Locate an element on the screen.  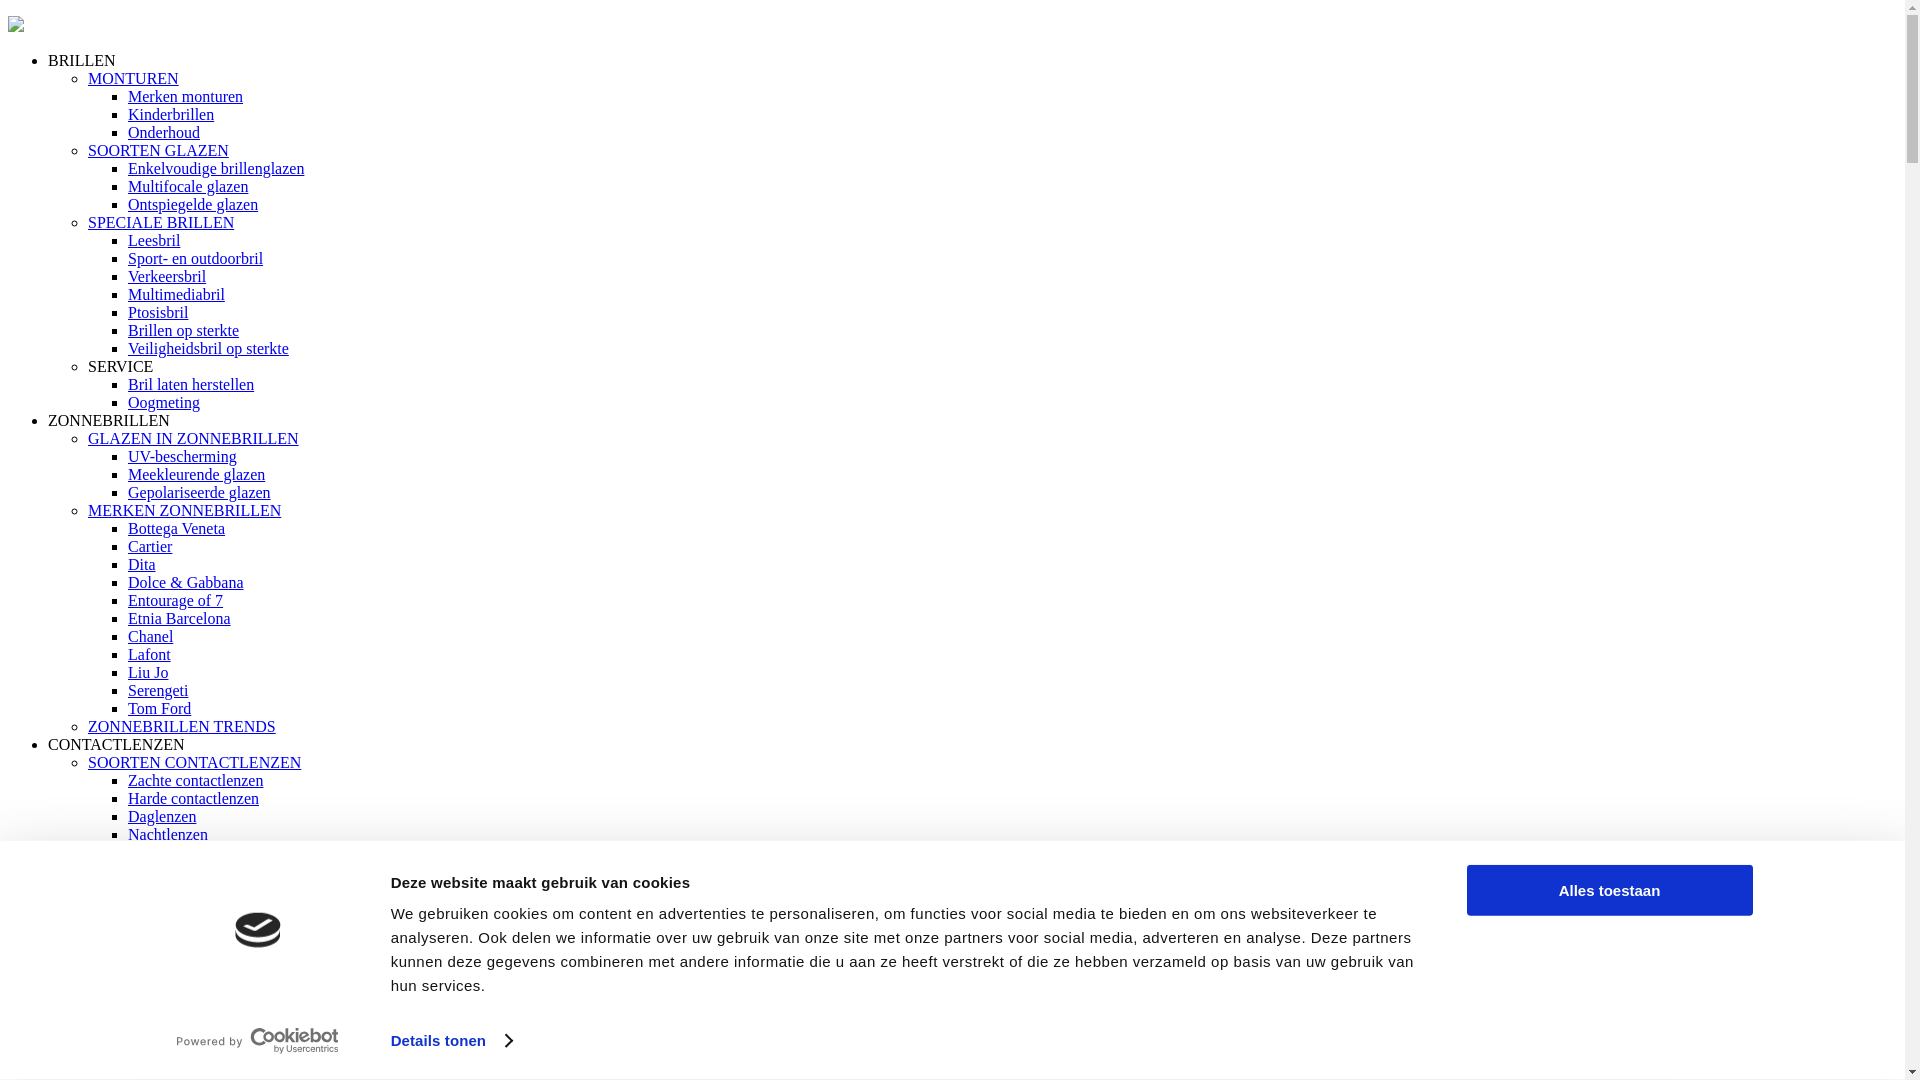
'Meekleurende glazen' is located at coordinates (127, 474).